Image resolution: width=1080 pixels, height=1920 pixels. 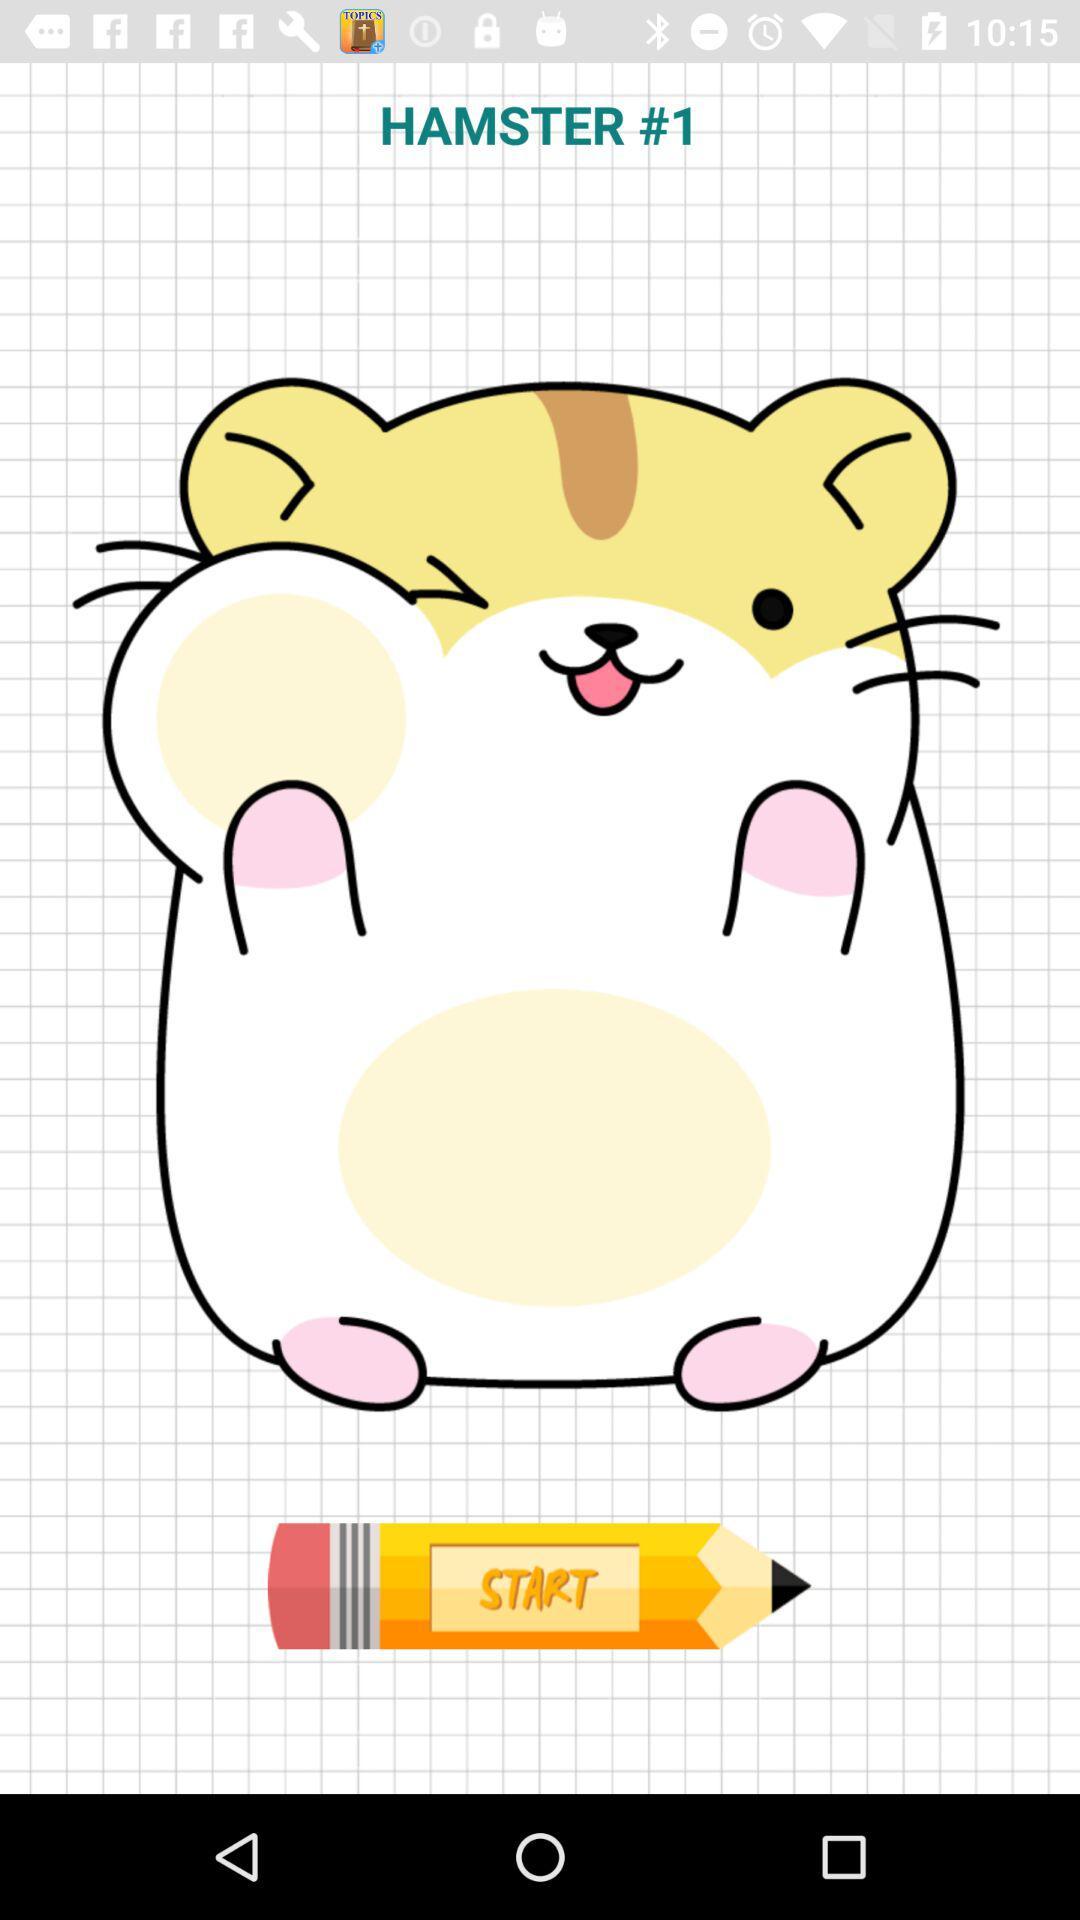 What do you see at coordinates (538, 1585) in the screenshot?
I see `this is button to start the task` at bounding box center [538, 1585].